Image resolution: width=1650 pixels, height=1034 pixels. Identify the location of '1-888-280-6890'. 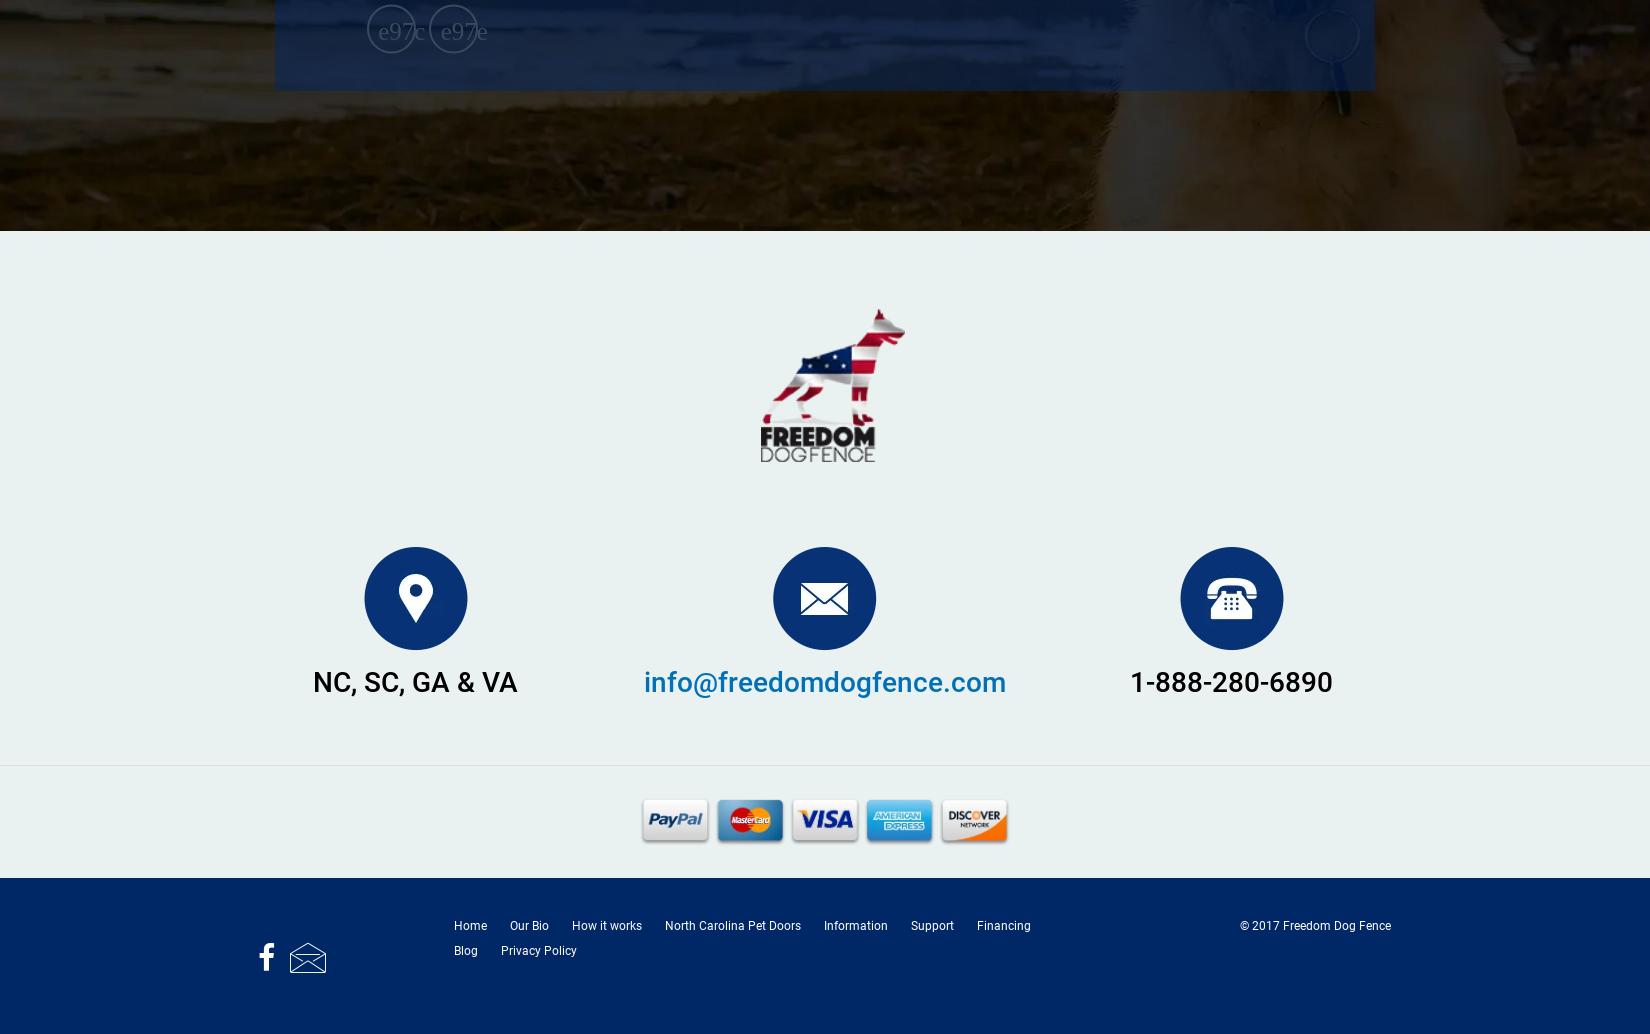
(1129, 682).